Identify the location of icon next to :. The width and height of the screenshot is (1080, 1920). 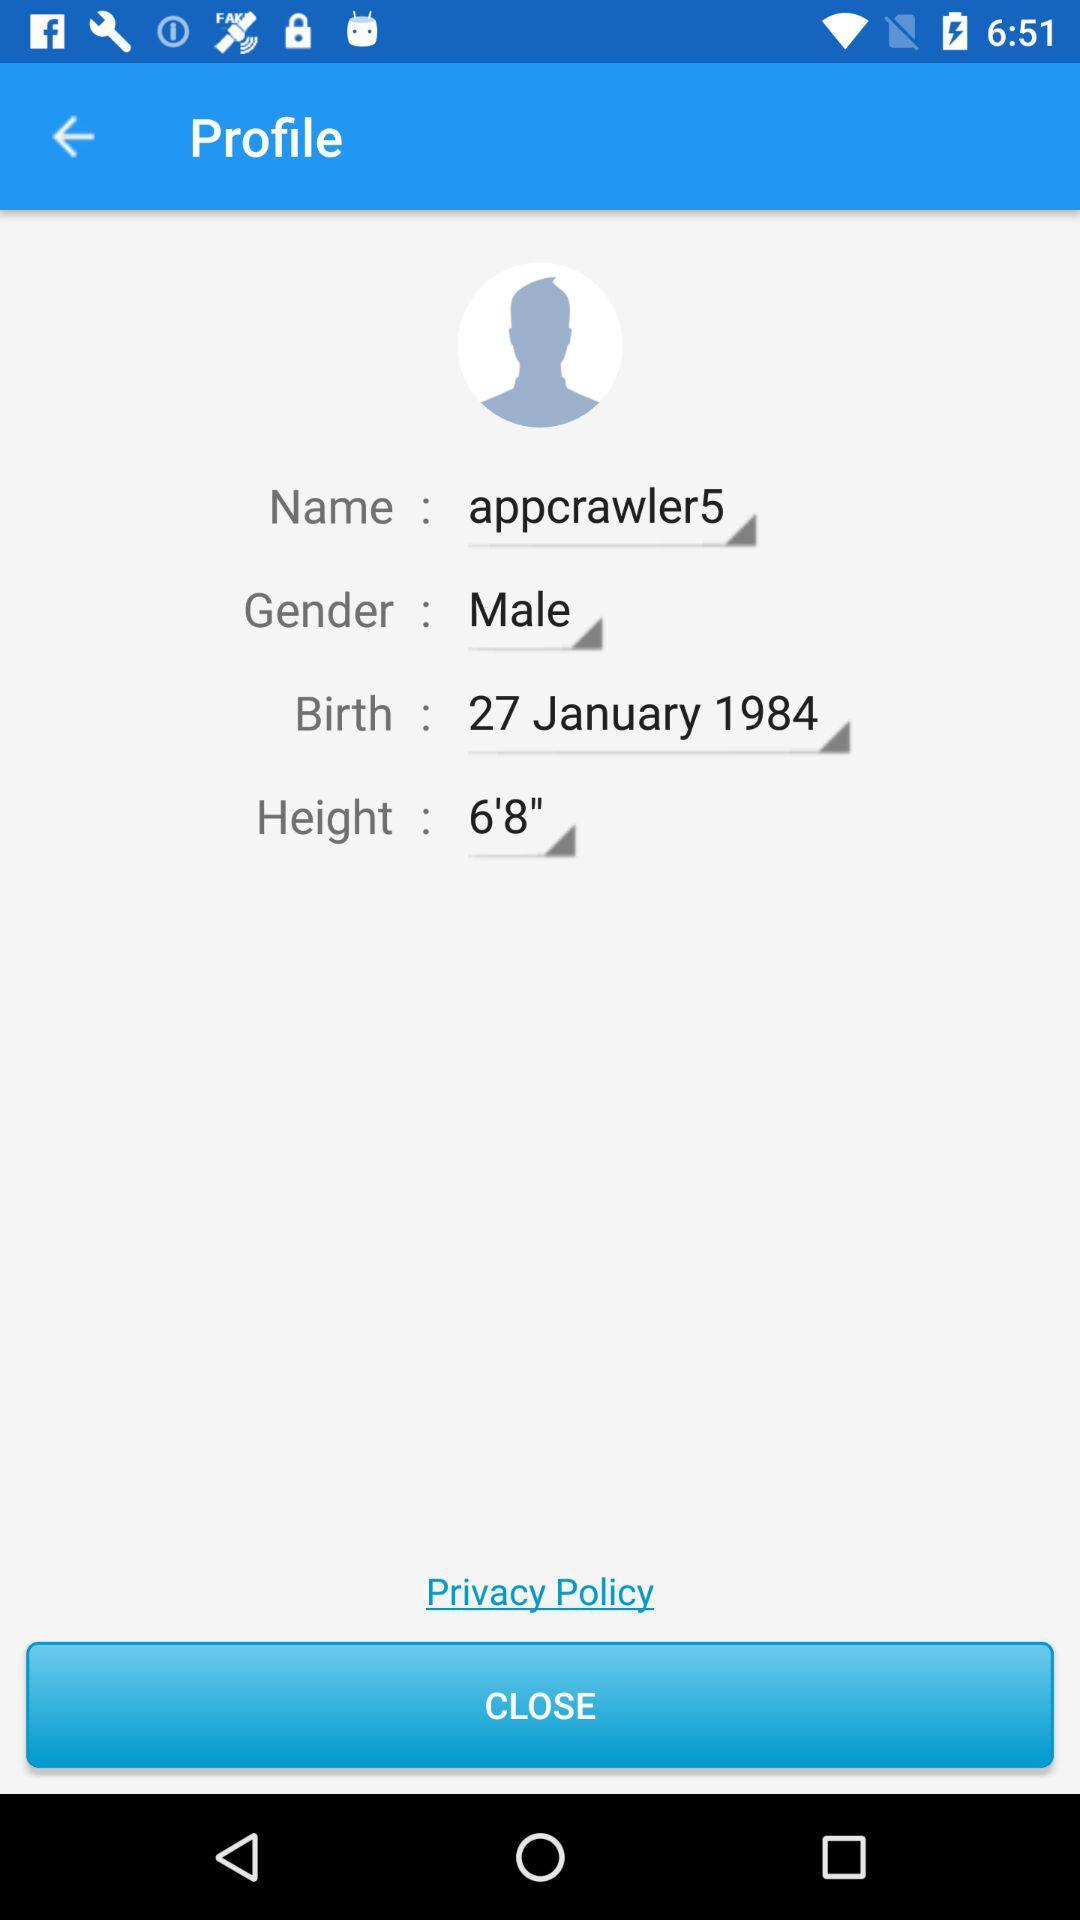
(611, 505).